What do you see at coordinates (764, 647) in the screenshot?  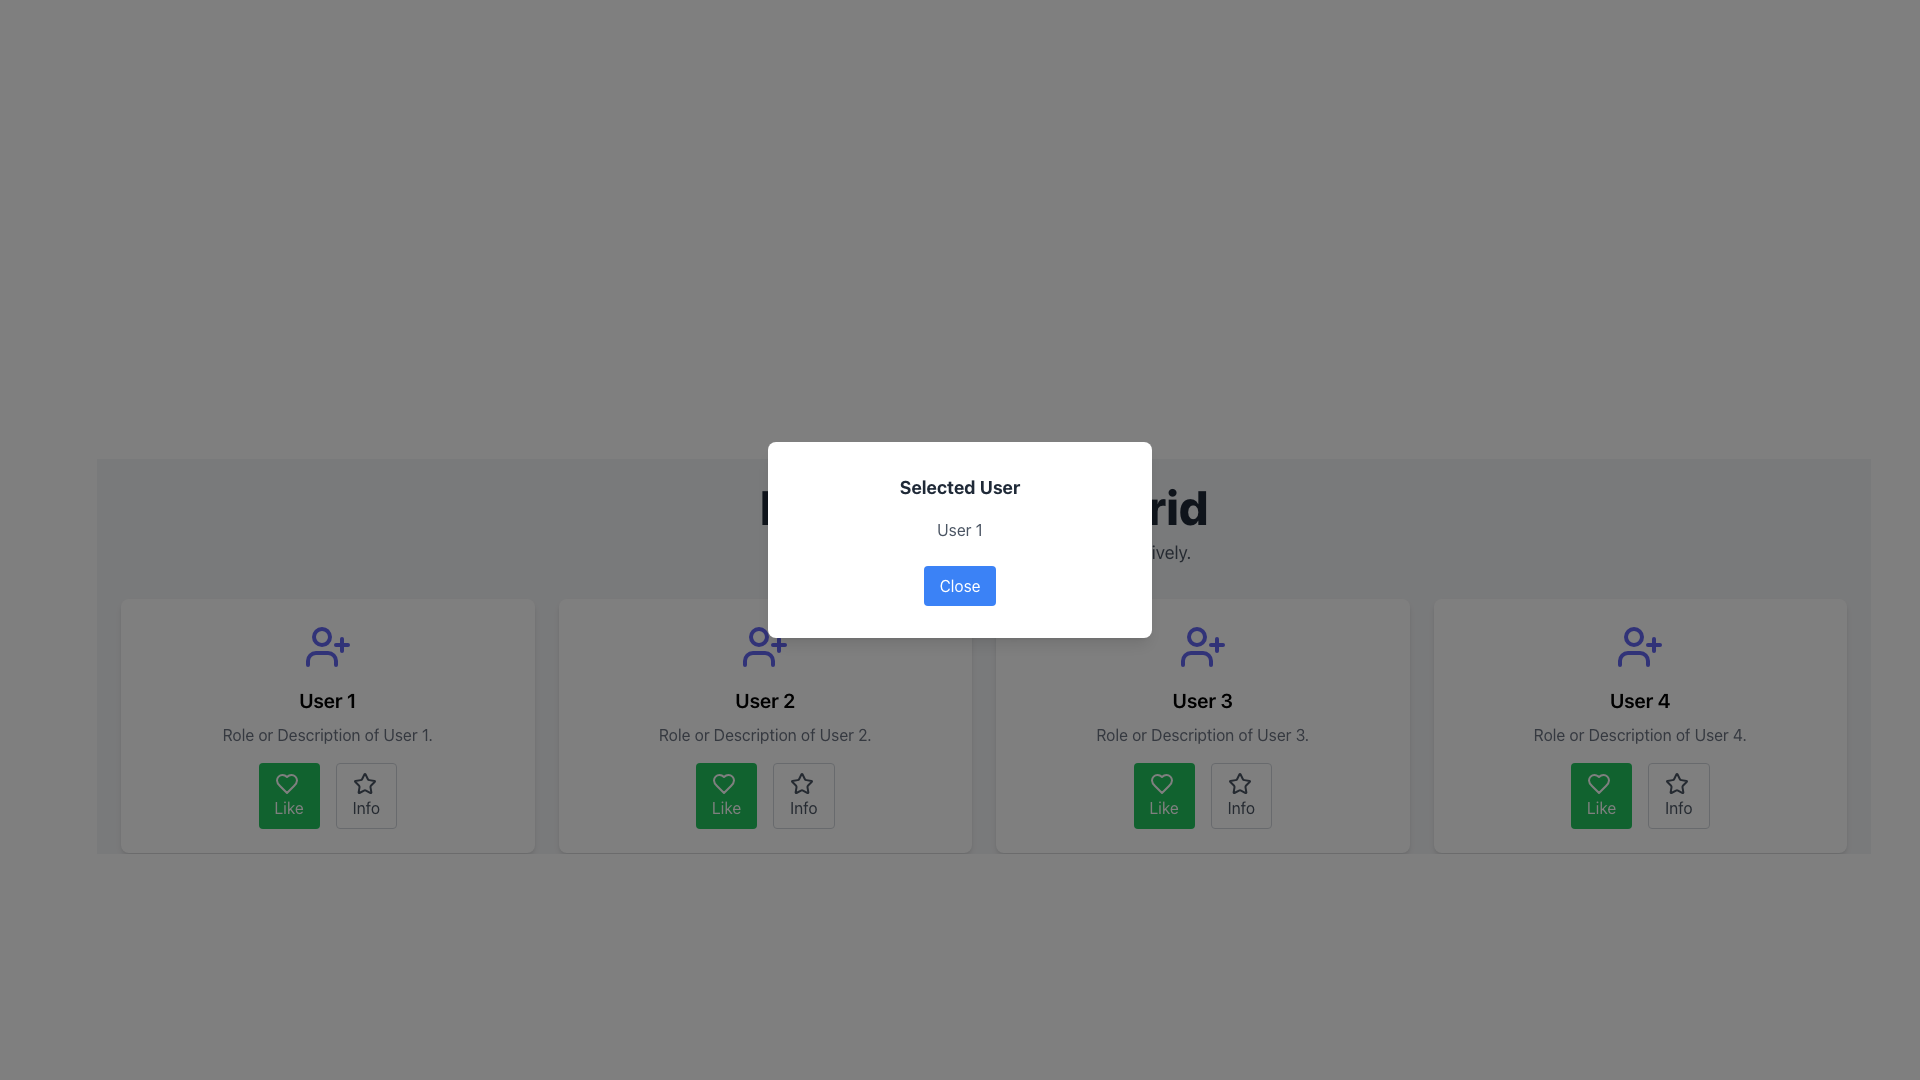 I see `user icon with a '+' symbol in indigo color located at the top of 'User 2' card by clicking on it` at bounding box center [764, 647].